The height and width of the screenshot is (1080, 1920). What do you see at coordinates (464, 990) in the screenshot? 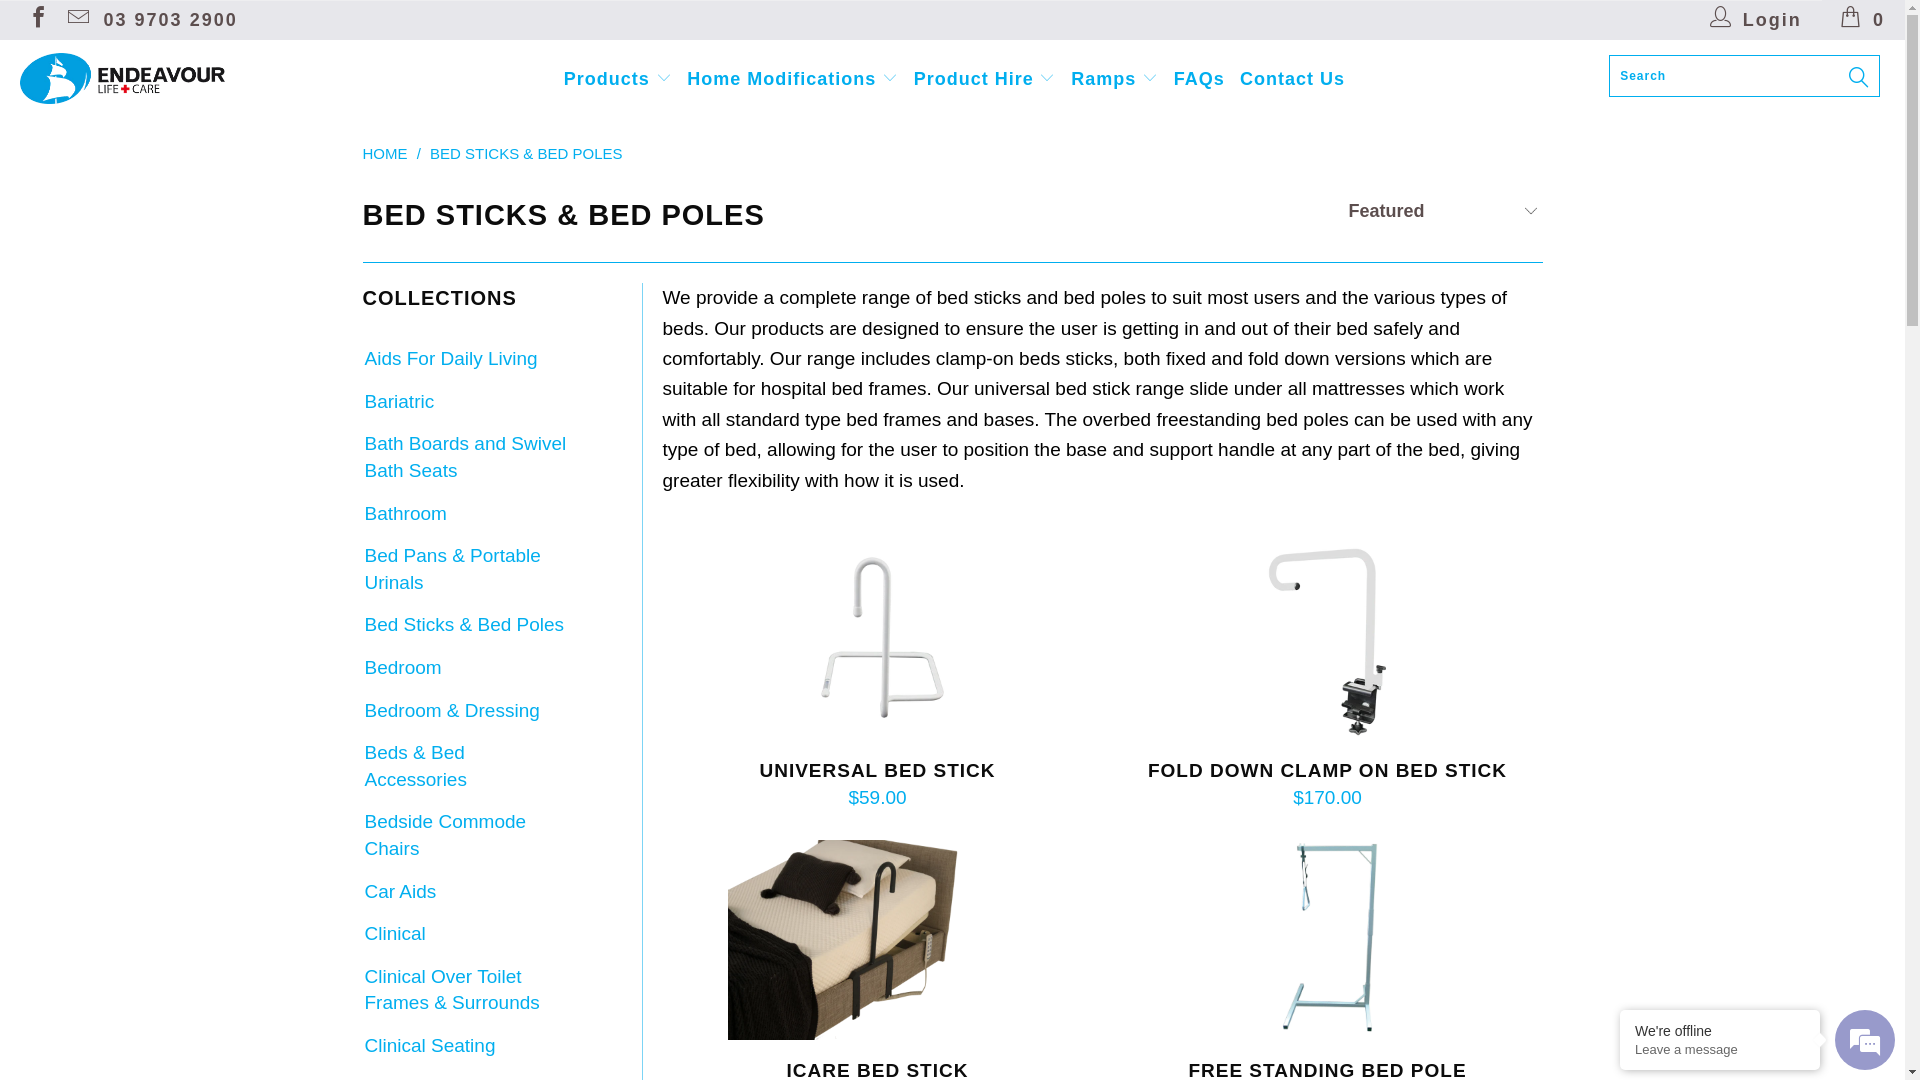
I see `'Clinical Over Toilet Frames & Surrounds'` at bounding box center [464, 990].